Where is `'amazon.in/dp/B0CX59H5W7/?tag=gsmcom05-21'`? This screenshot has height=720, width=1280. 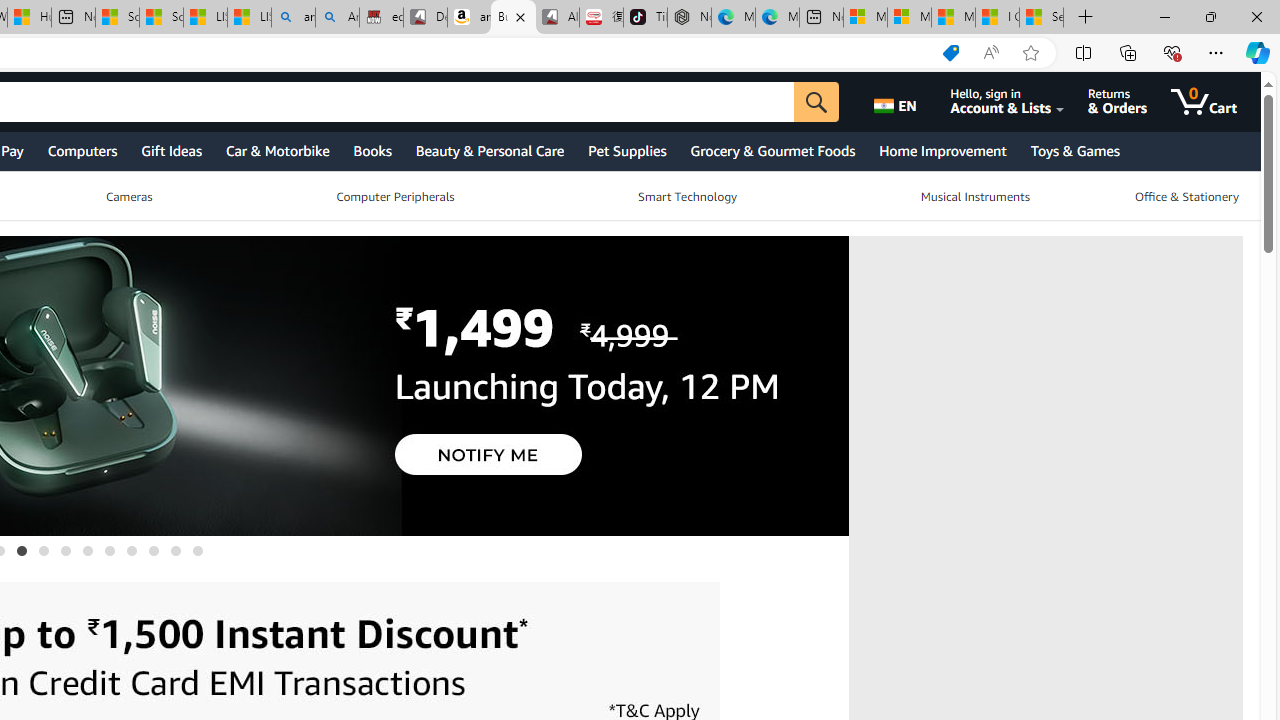 'amazon.in/dp/B0CX59H5W7/?tag=gsmcom05-21' is located at coordinates (468, 17).